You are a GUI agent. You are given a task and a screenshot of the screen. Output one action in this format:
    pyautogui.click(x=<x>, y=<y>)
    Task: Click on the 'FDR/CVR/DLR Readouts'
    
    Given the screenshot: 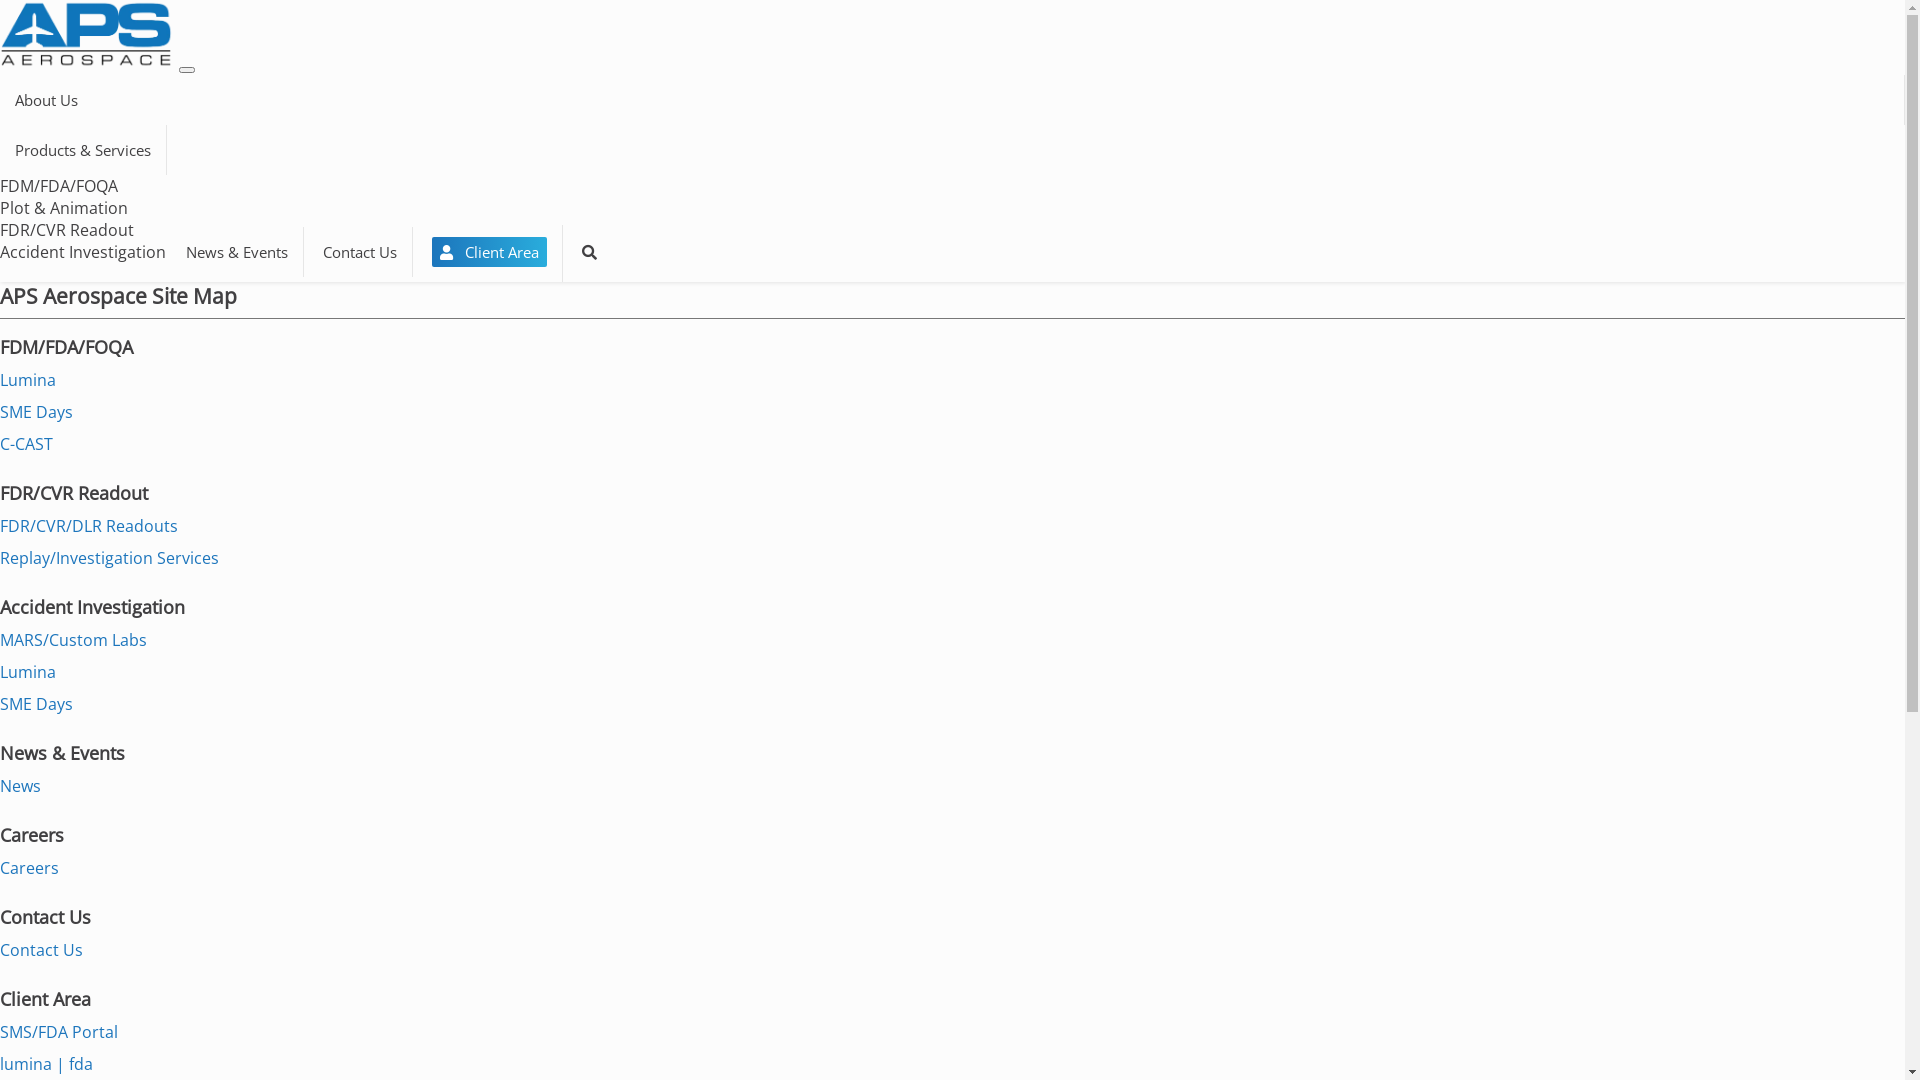 What is the action you would take?
    pyautogui.click(x=88, y=524)
    